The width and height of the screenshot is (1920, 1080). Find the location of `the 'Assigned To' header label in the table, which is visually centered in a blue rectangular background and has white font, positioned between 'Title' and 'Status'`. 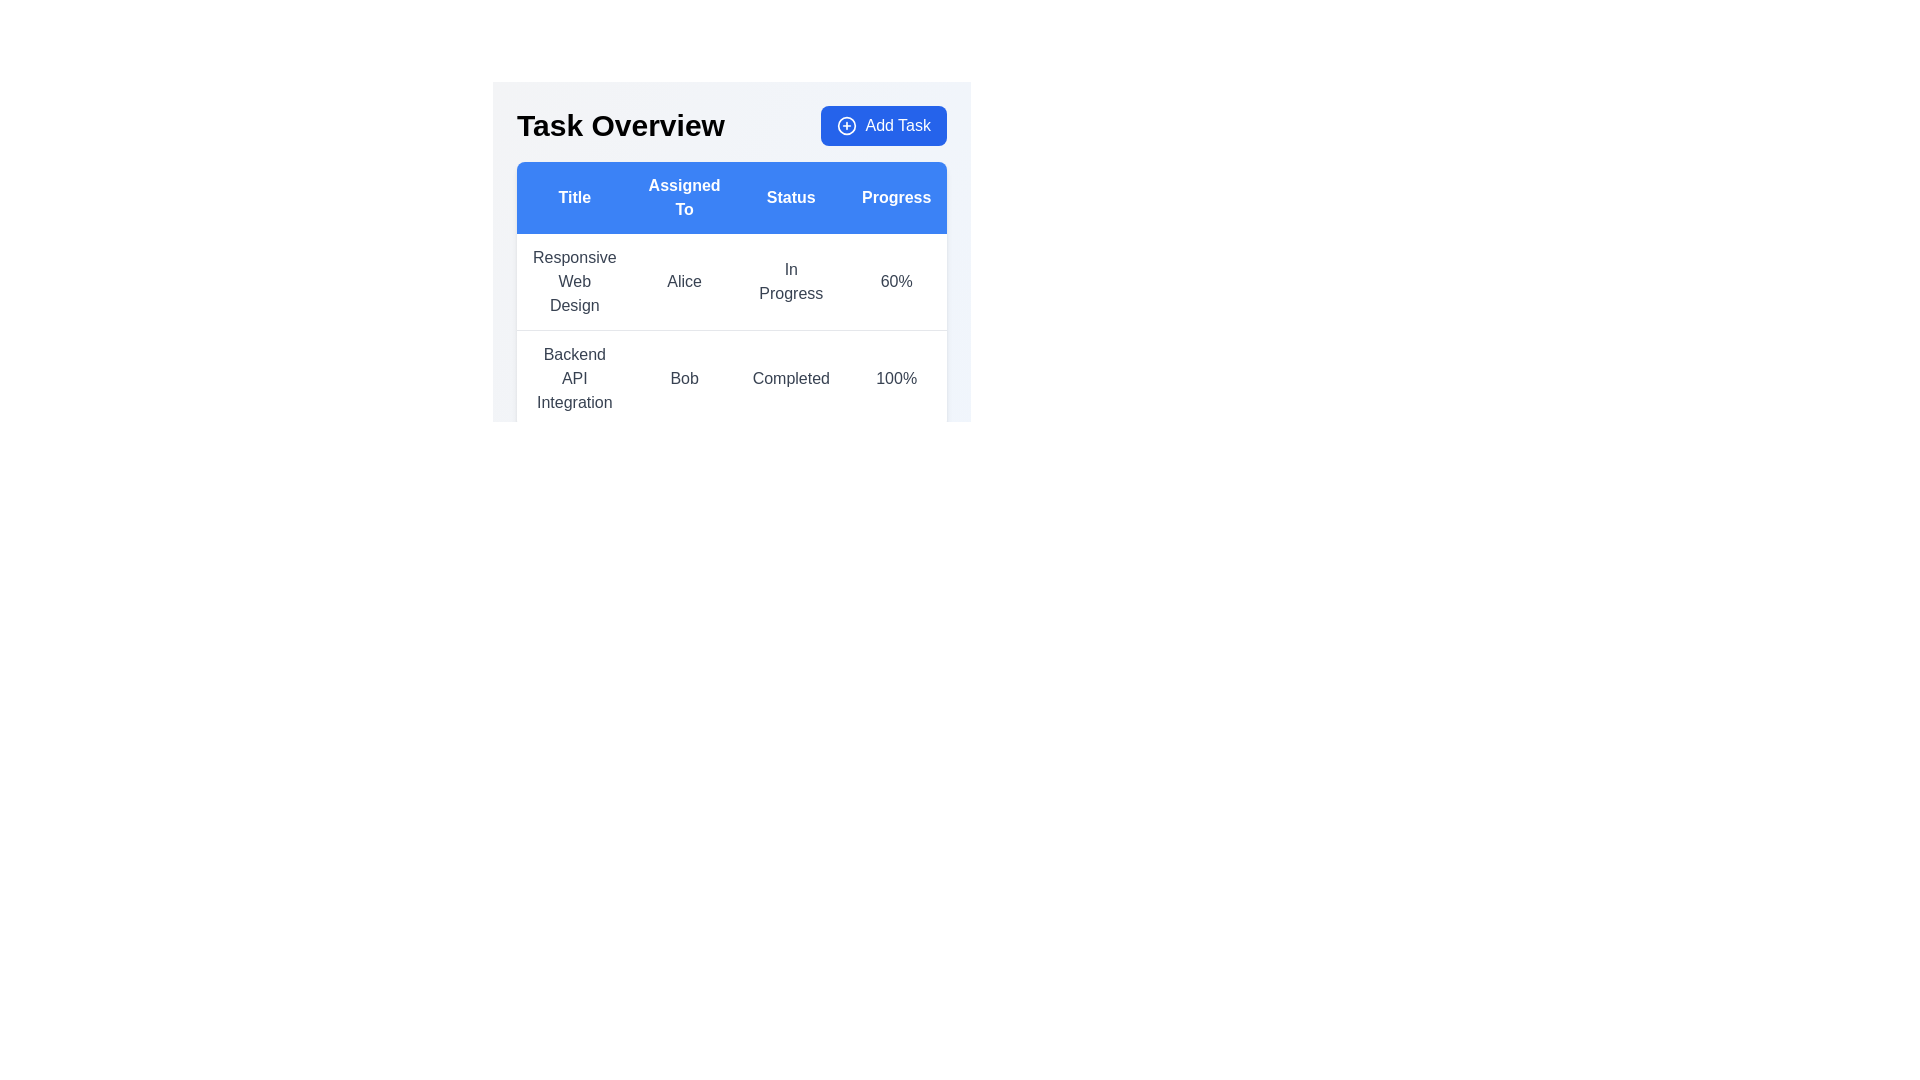

the 'Assigned To' header label in the table, which is visually centered in a blue rectangular background and has white font, positioned between 'Title' and 'Status' is located at coordinates (684, 197).